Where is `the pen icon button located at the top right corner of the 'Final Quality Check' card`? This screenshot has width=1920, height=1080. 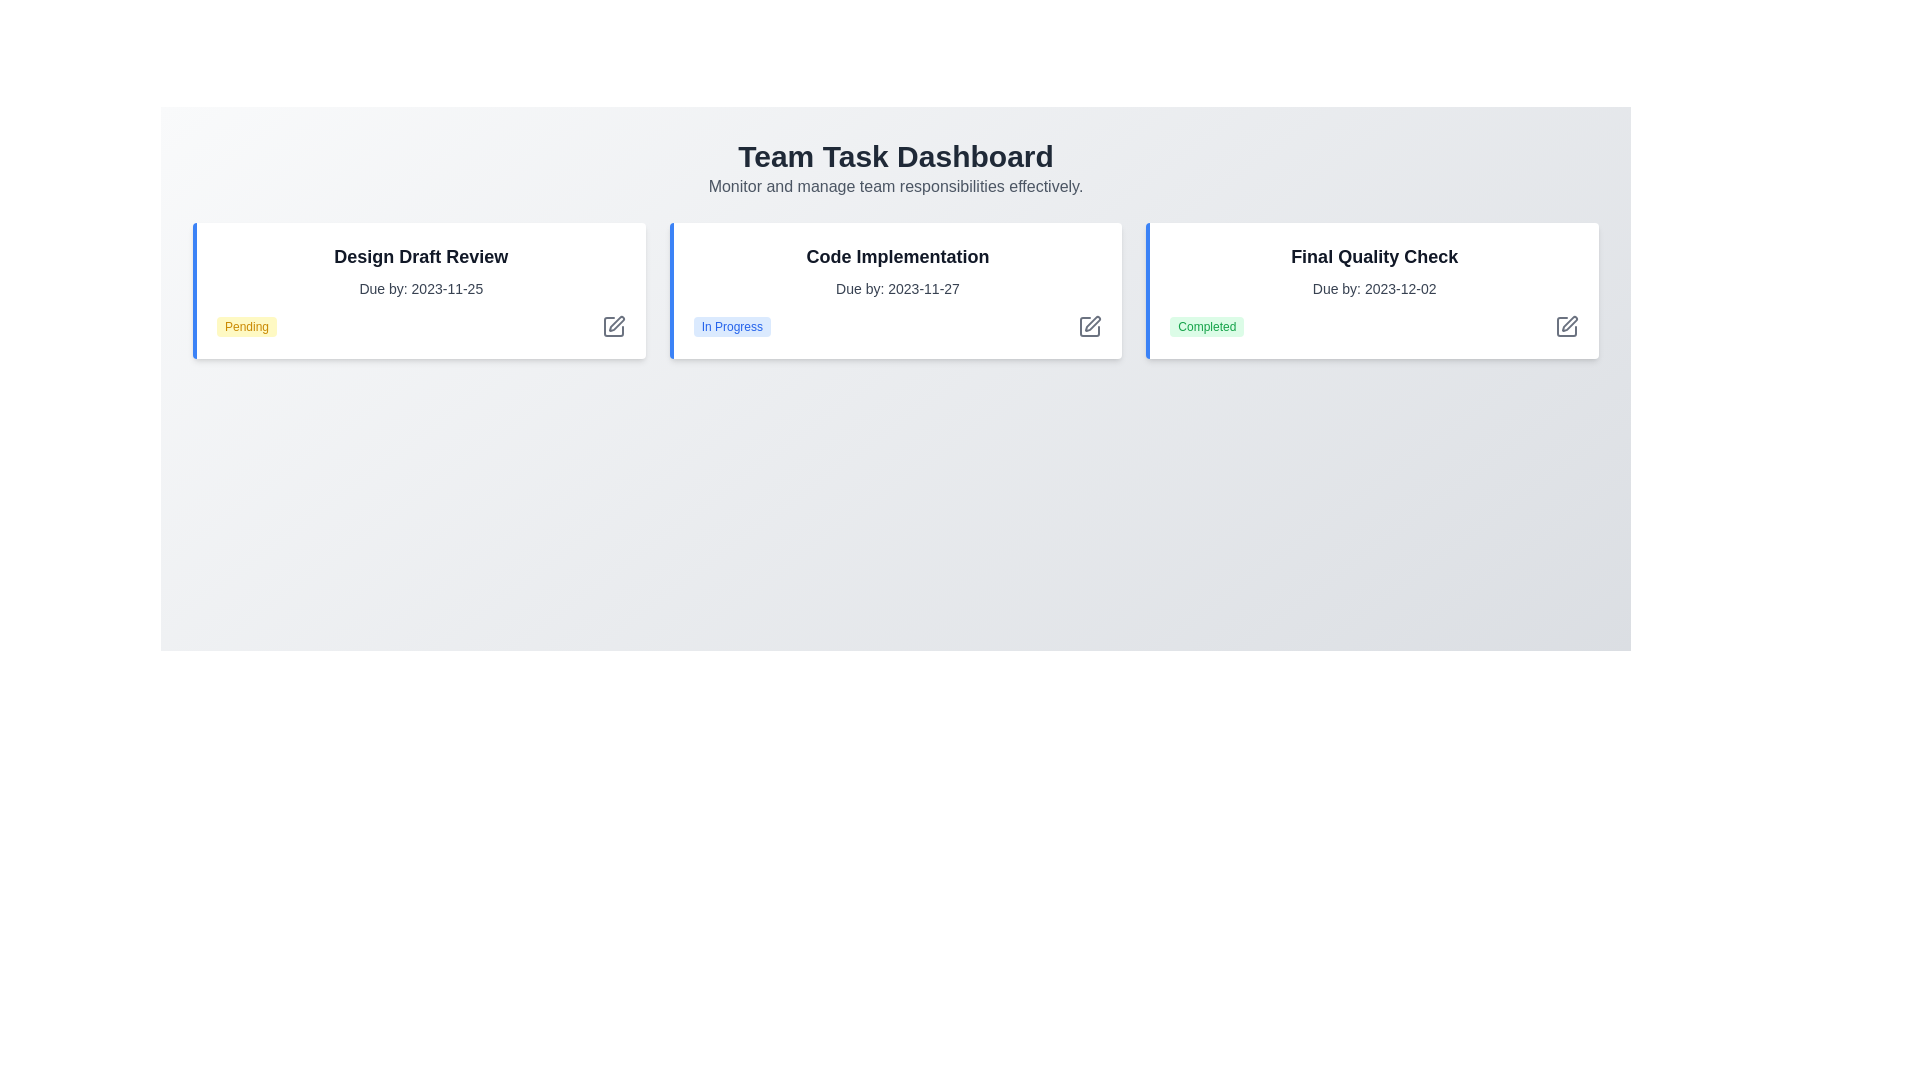
the pen icon button located at the top right corner of the 'Final Quality Check' card is located at coordinates (1565, 326).